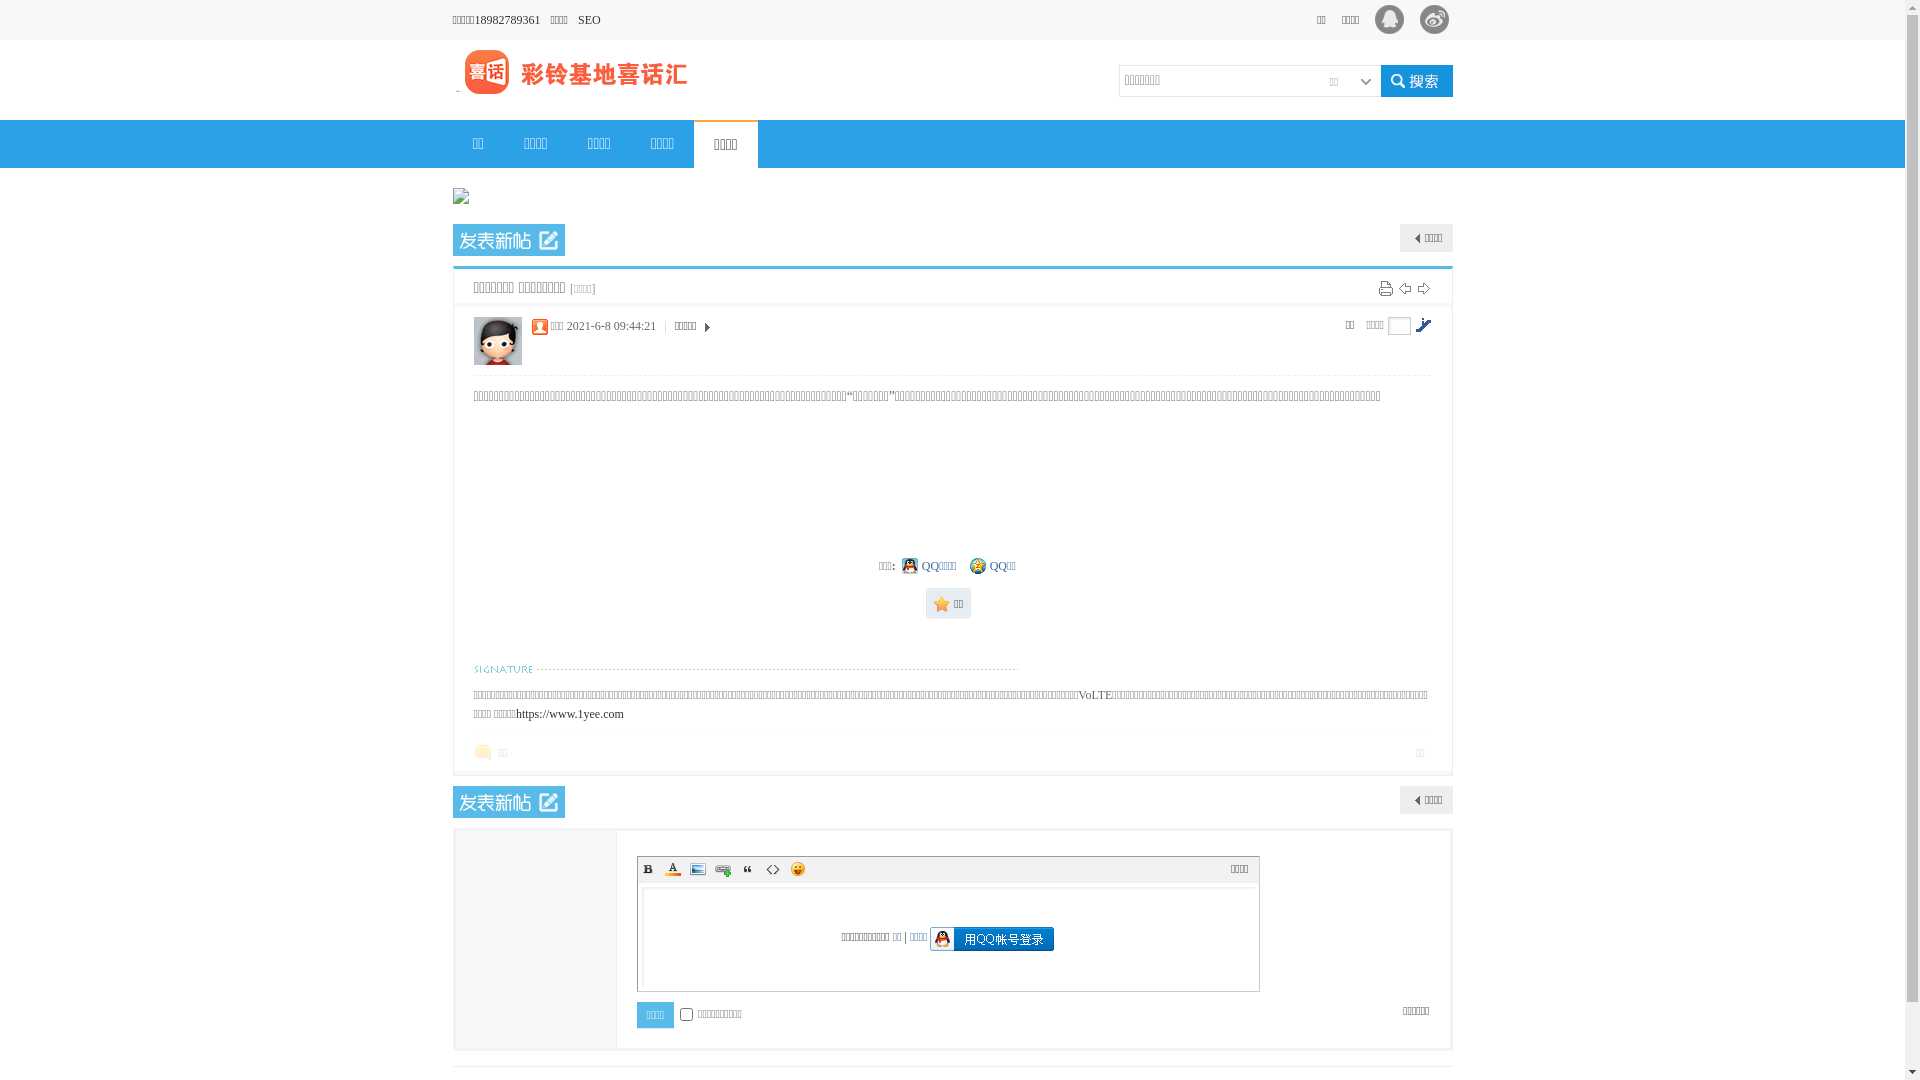  Describe the element at coordinates (515, 712) in the screenshot. I see `'https://www.1yee.com'` at that location.